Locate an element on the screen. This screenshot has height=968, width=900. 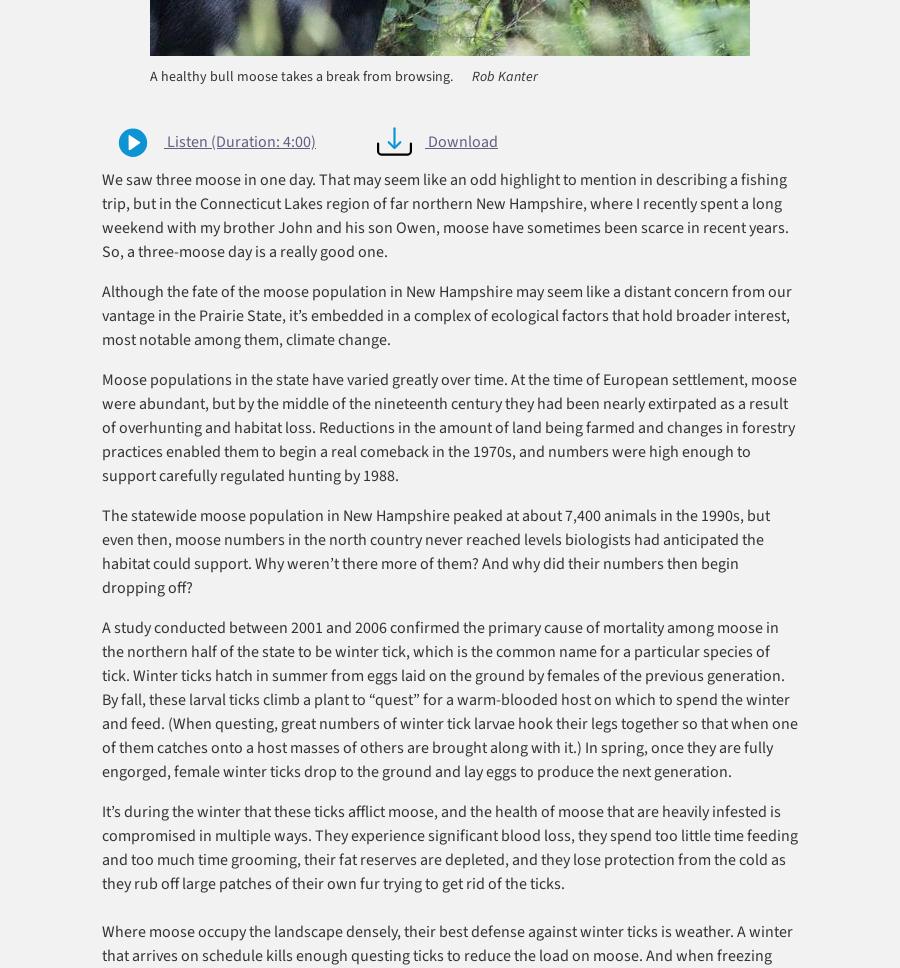
'Emergency' is located at coordinates (131, 430).